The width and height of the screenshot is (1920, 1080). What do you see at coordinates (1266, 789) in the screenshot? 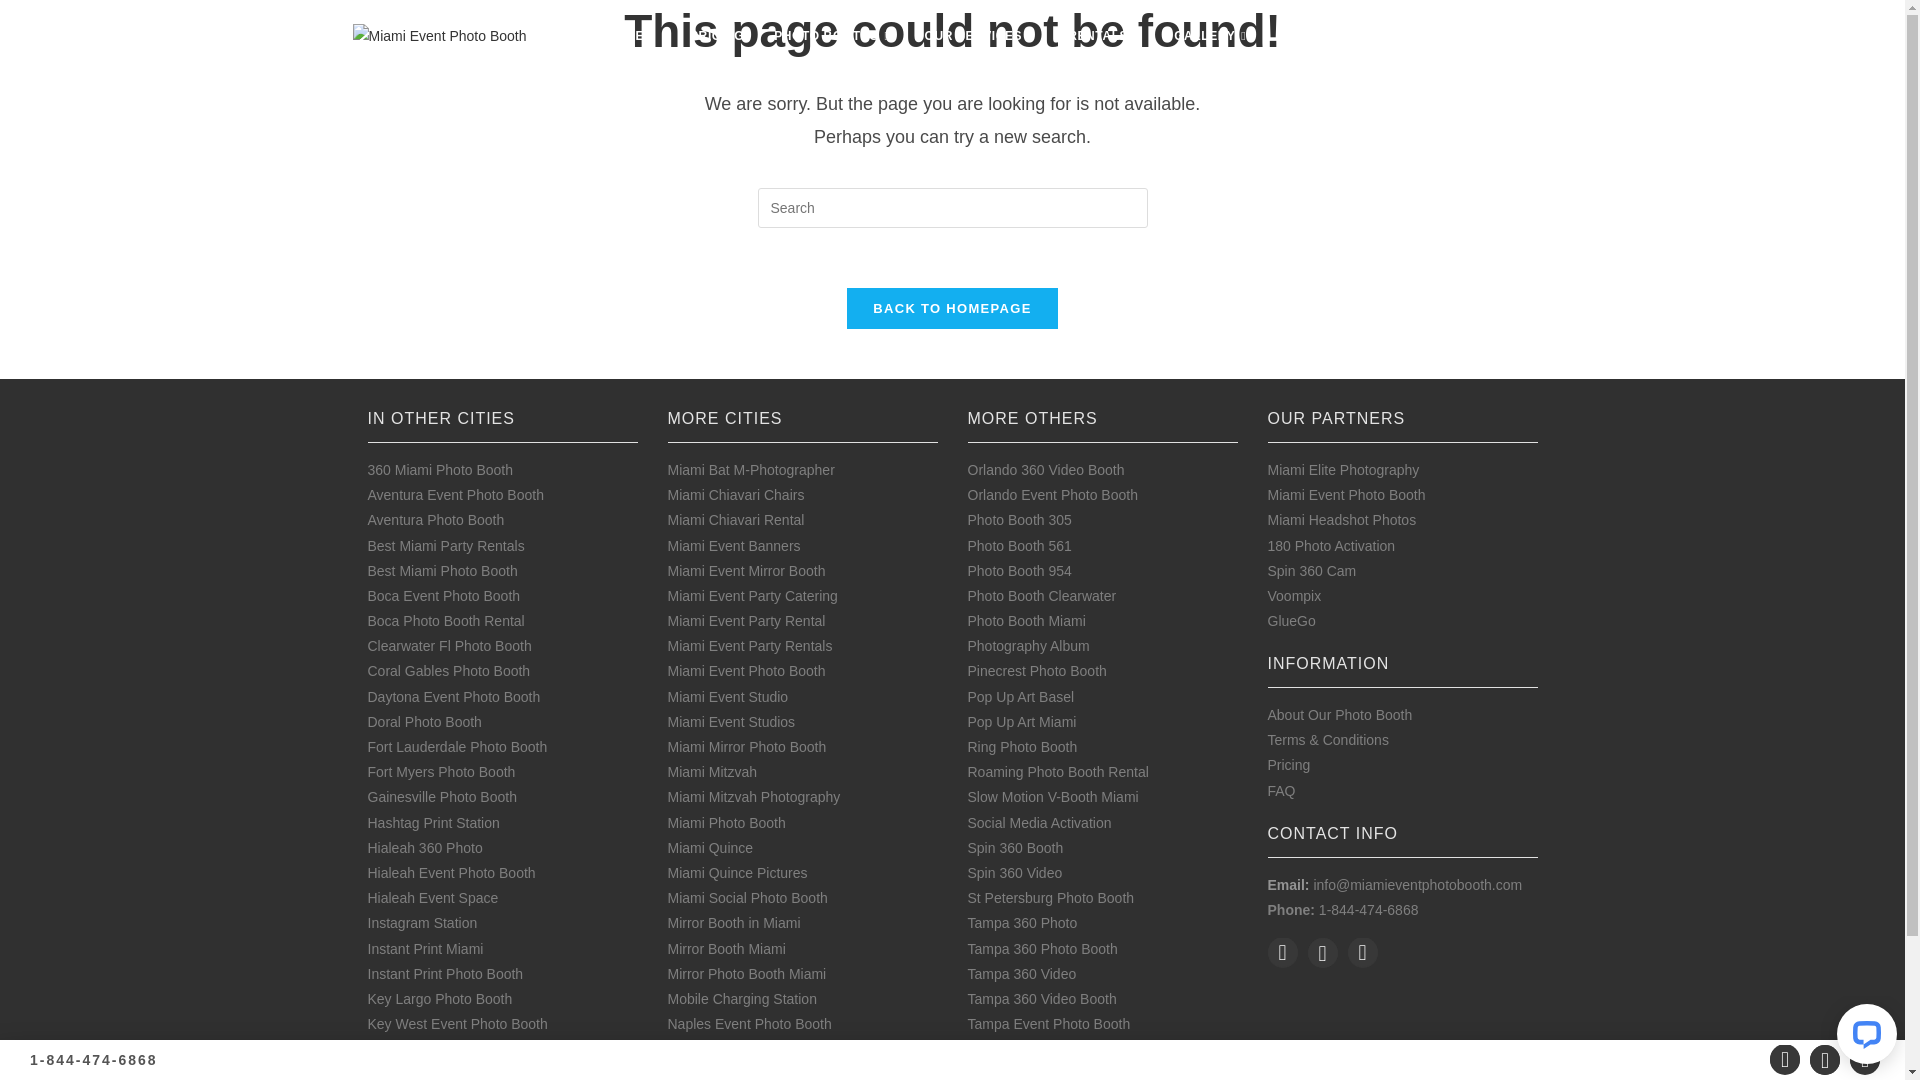
I see `'FAQ'` at bounding box center [1266, 789].